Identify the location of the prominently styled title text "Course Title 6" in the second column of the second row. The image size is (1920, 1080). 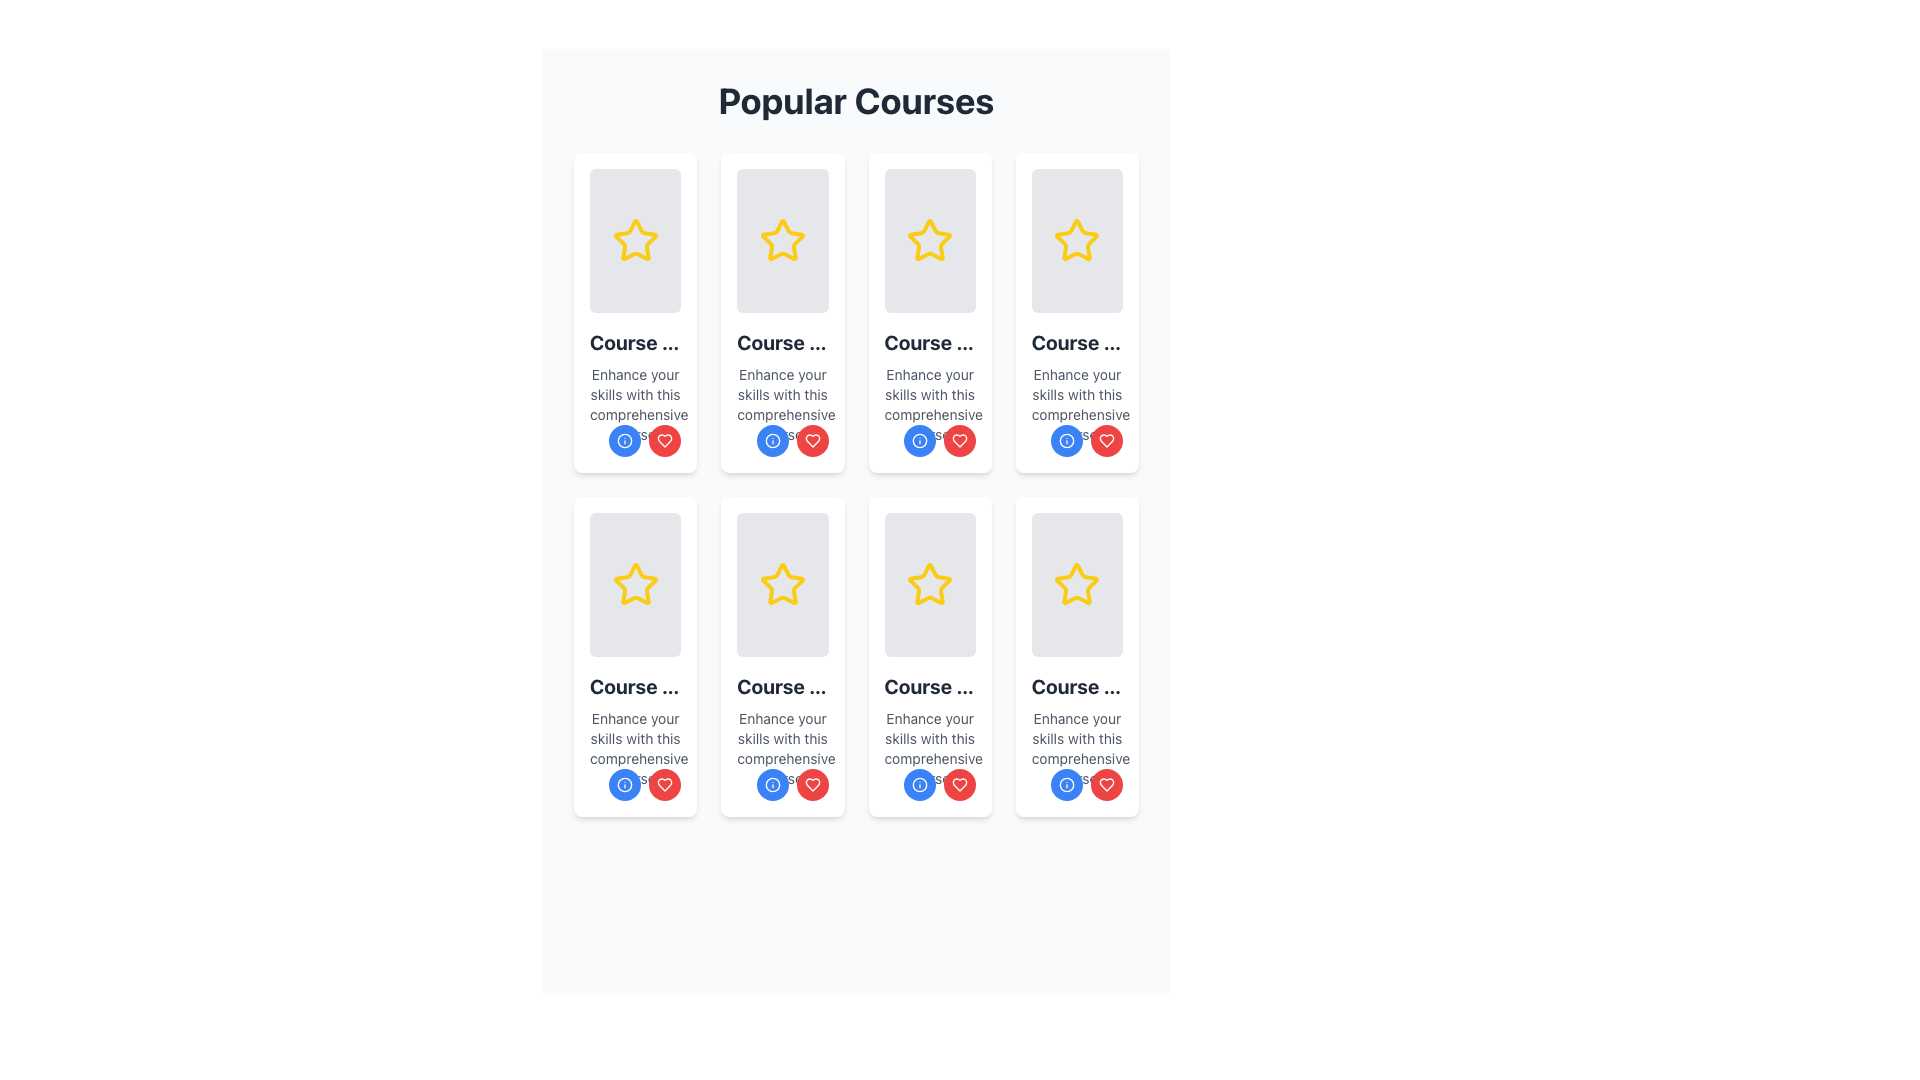
(781, 685).